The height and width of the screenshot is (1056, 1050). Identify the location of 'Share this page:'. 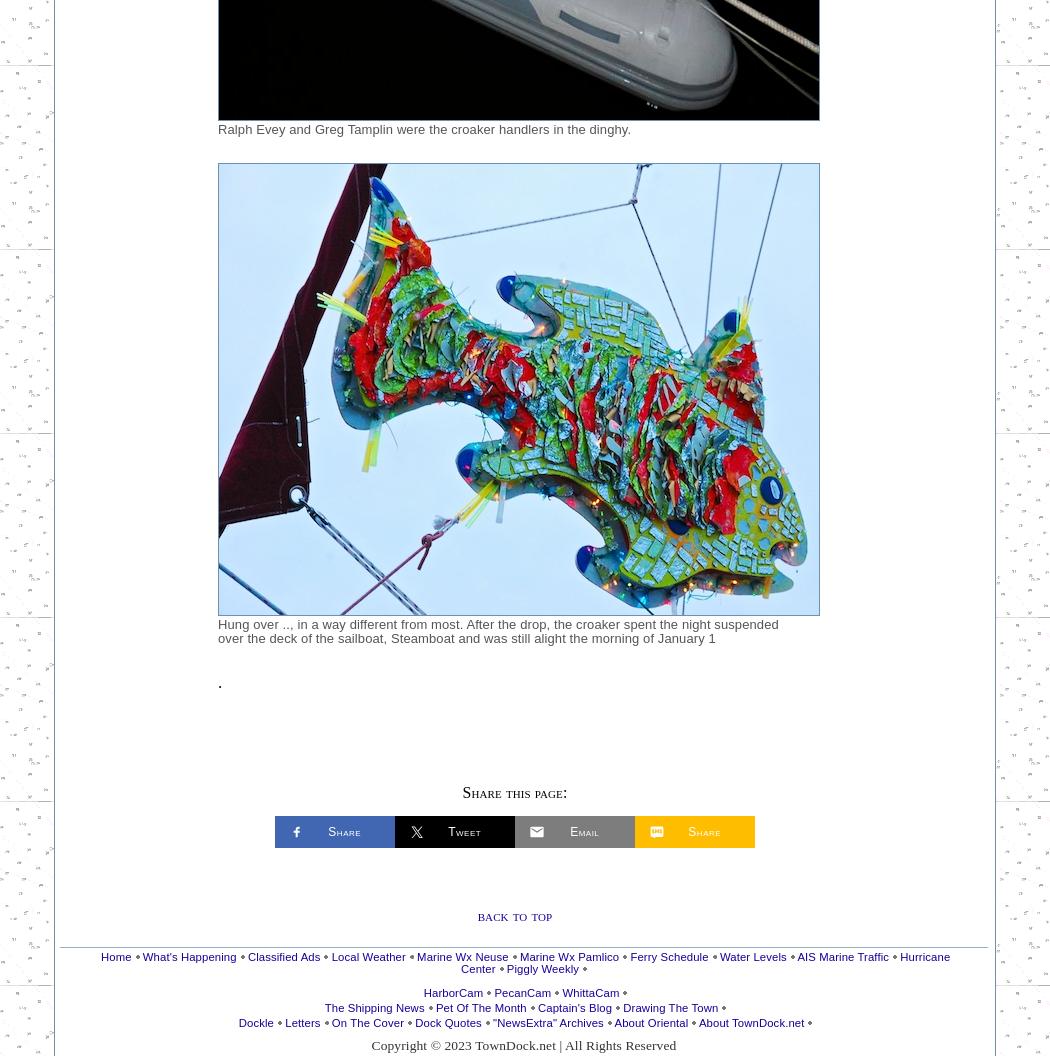
(513, 792).